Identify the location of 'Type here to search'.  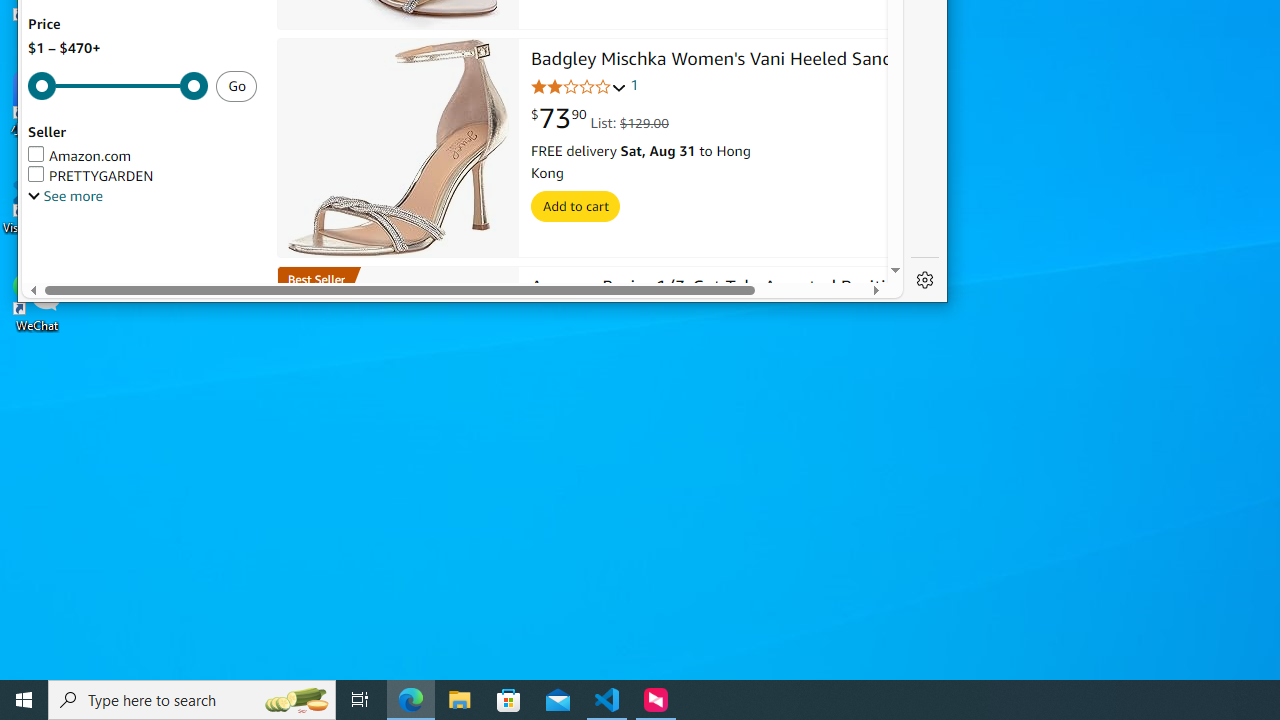
(192, 698).